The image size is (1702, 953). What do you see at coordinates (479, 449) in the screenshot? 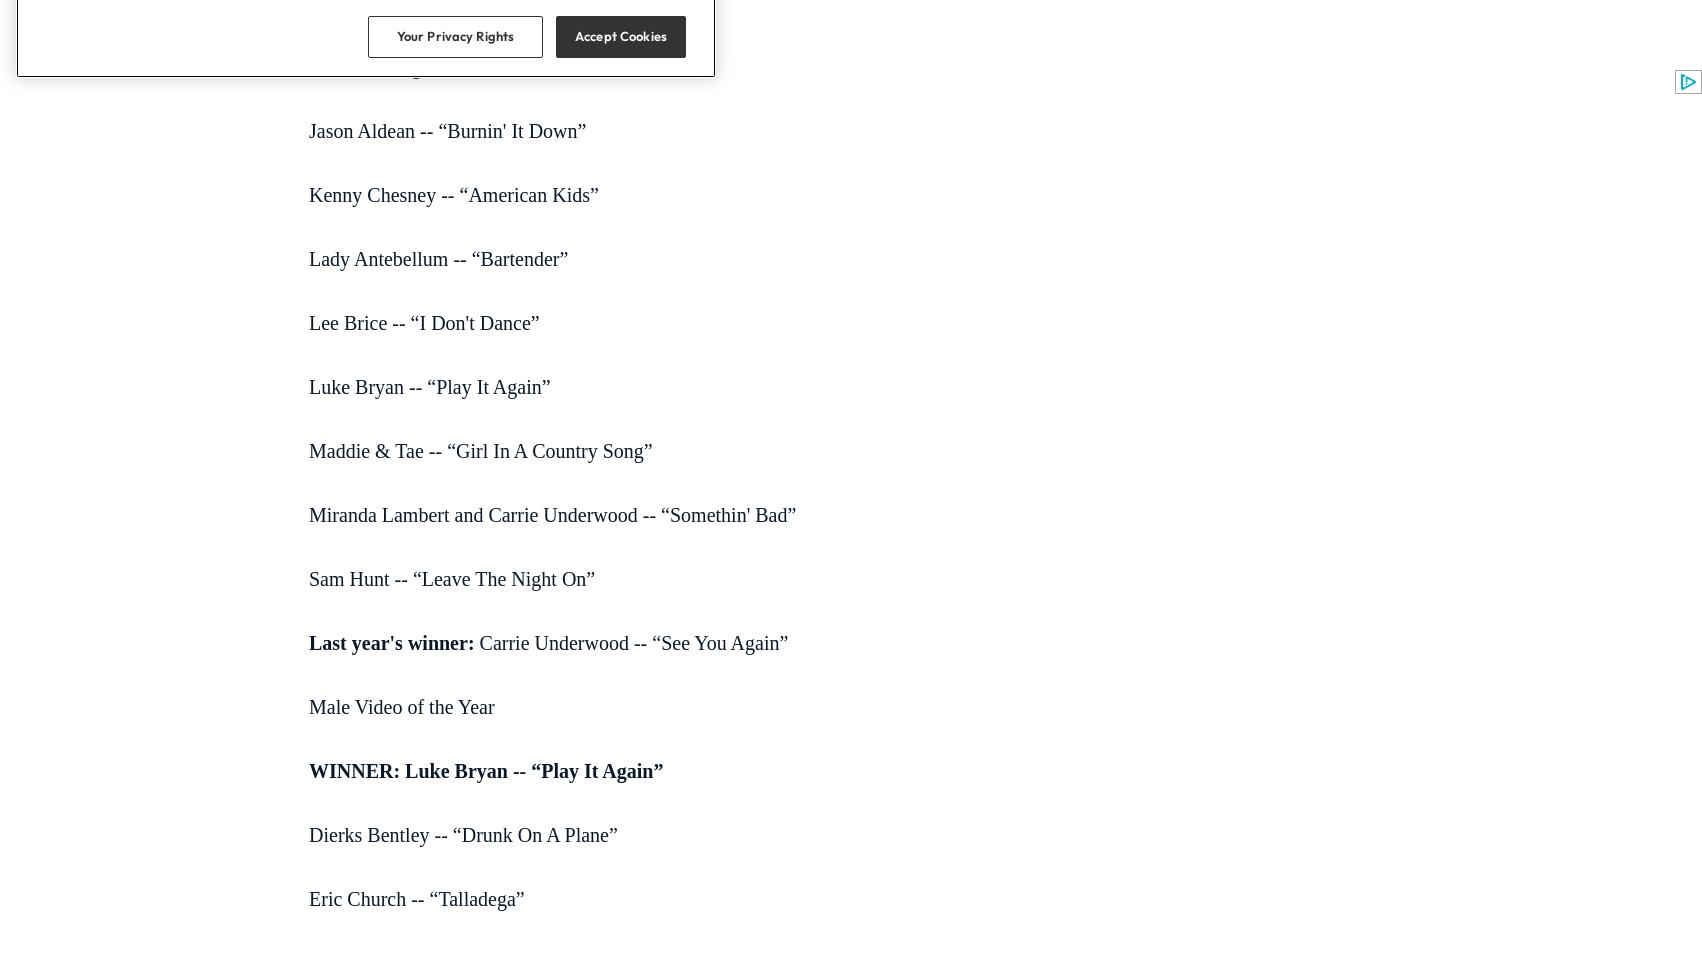
I see `'Maddie & Tae -- “Girl In A Country Song”'` at bounding box center [479, 449].